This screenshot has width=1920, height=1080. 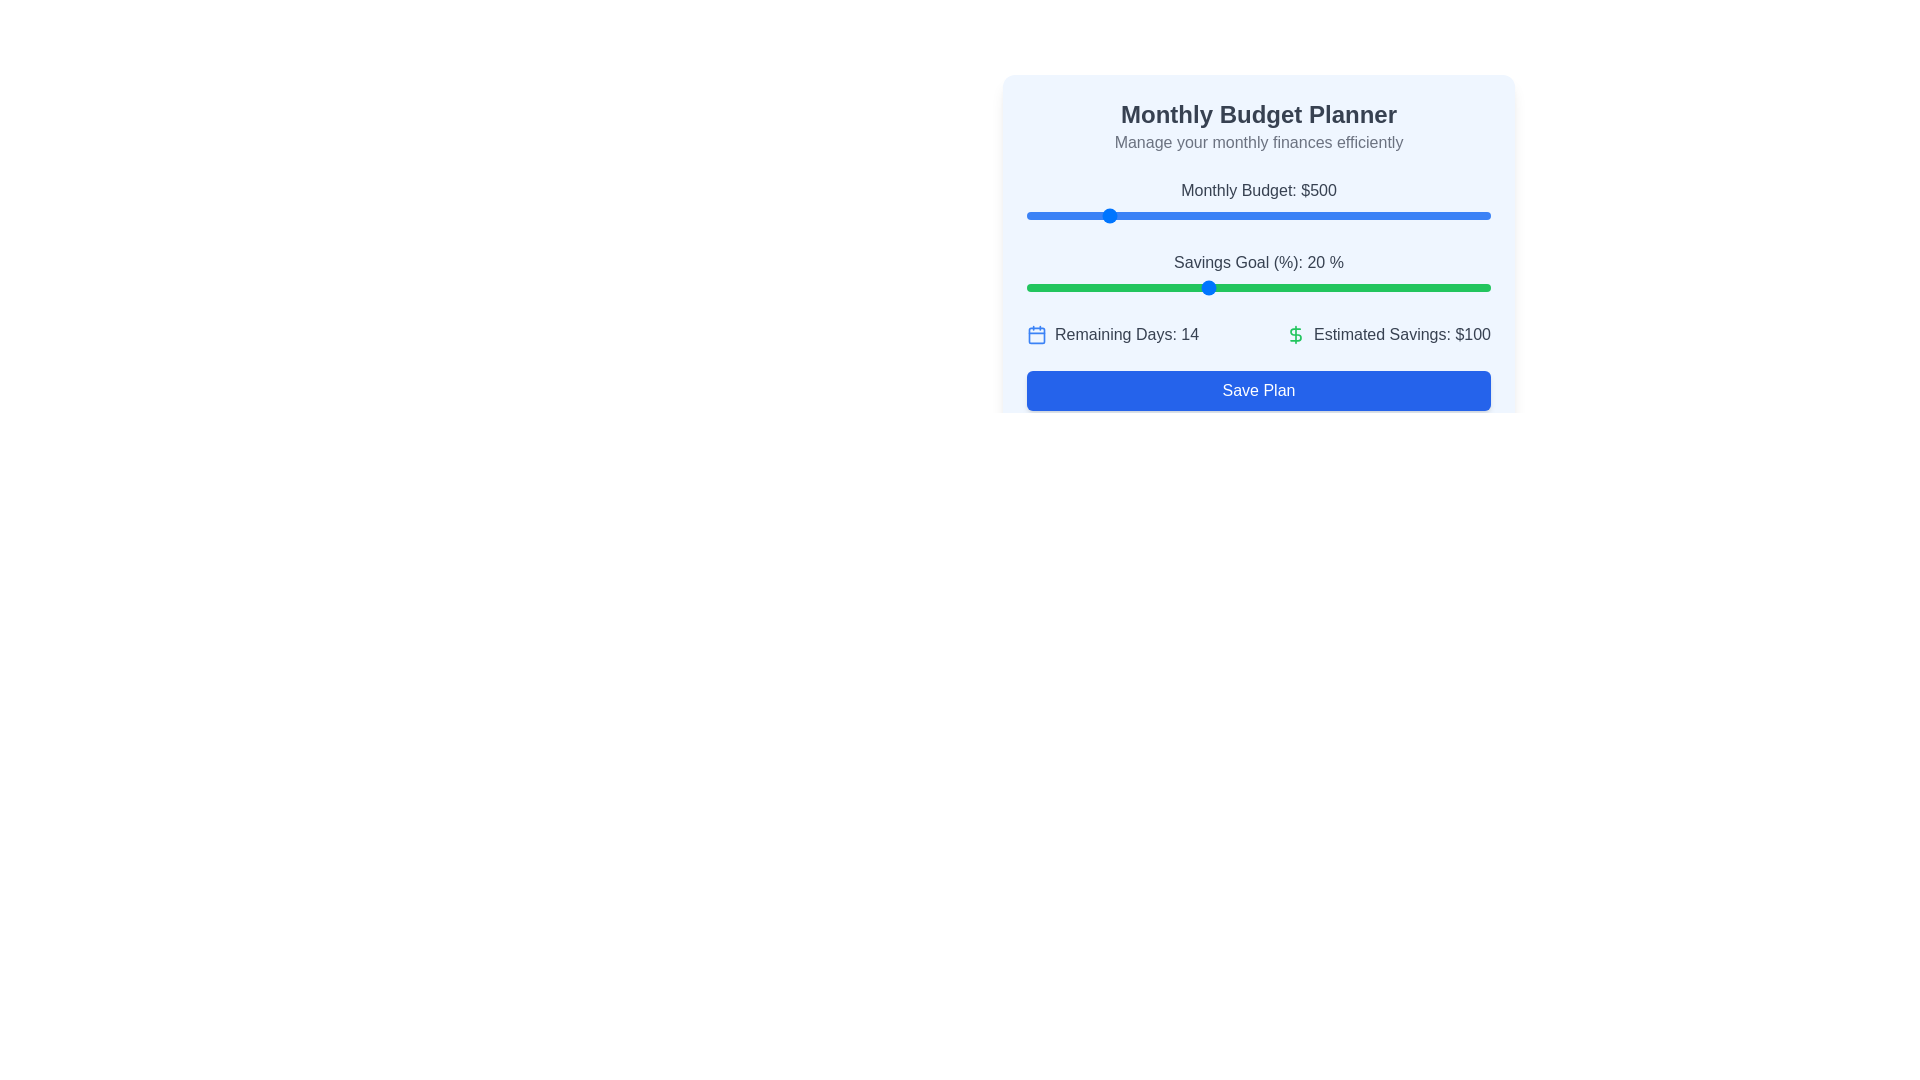 What do you see at coordinates (1127, 334) in the screenshot?
I see `the text label displaying 'Remaining Days: 14', which is styled with gray color and positioned next to a small blue calendar icon` at bounding box center [1127, 334].